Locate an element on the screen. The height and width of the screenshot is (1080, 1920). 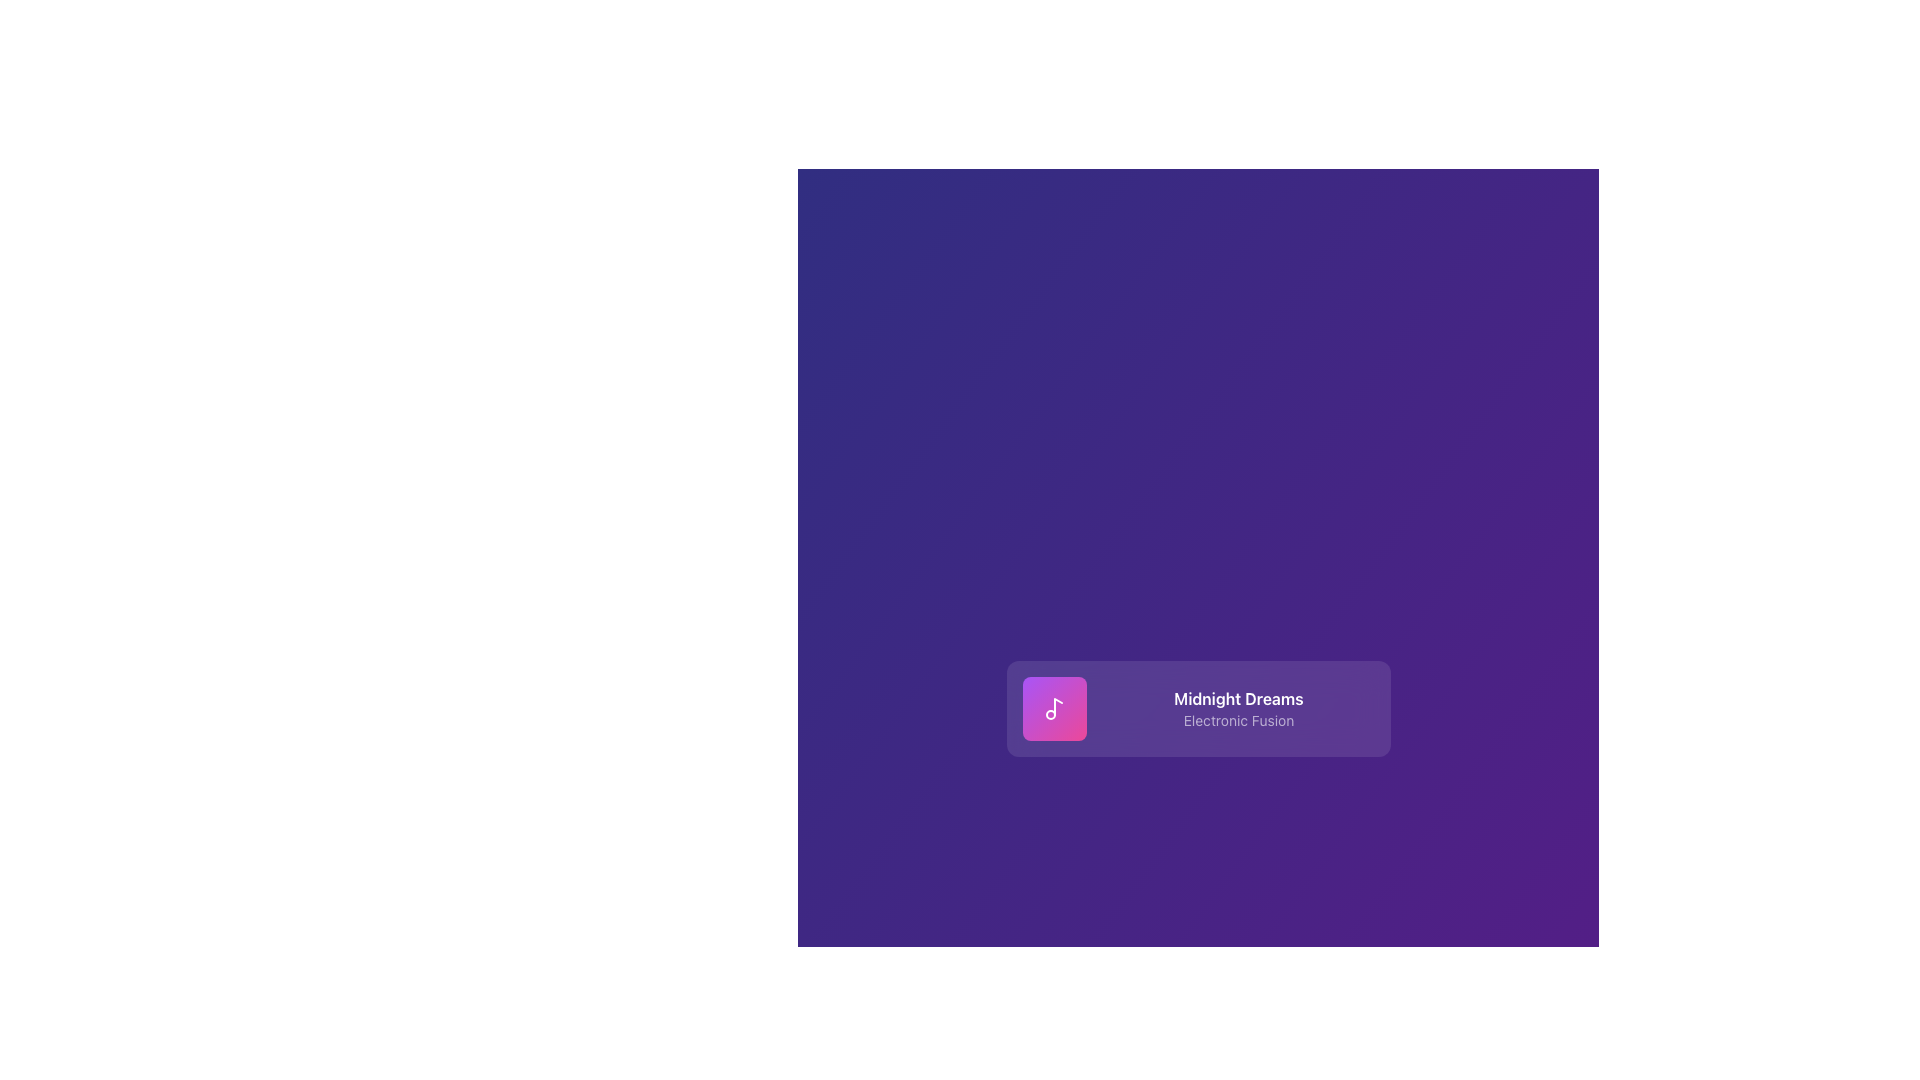
the square-shaped Icon Button featuring a gradient background with a white music note icon, positioned to the left of the 'Midnight Dreams' text description is located at coordinates (1053, 708).